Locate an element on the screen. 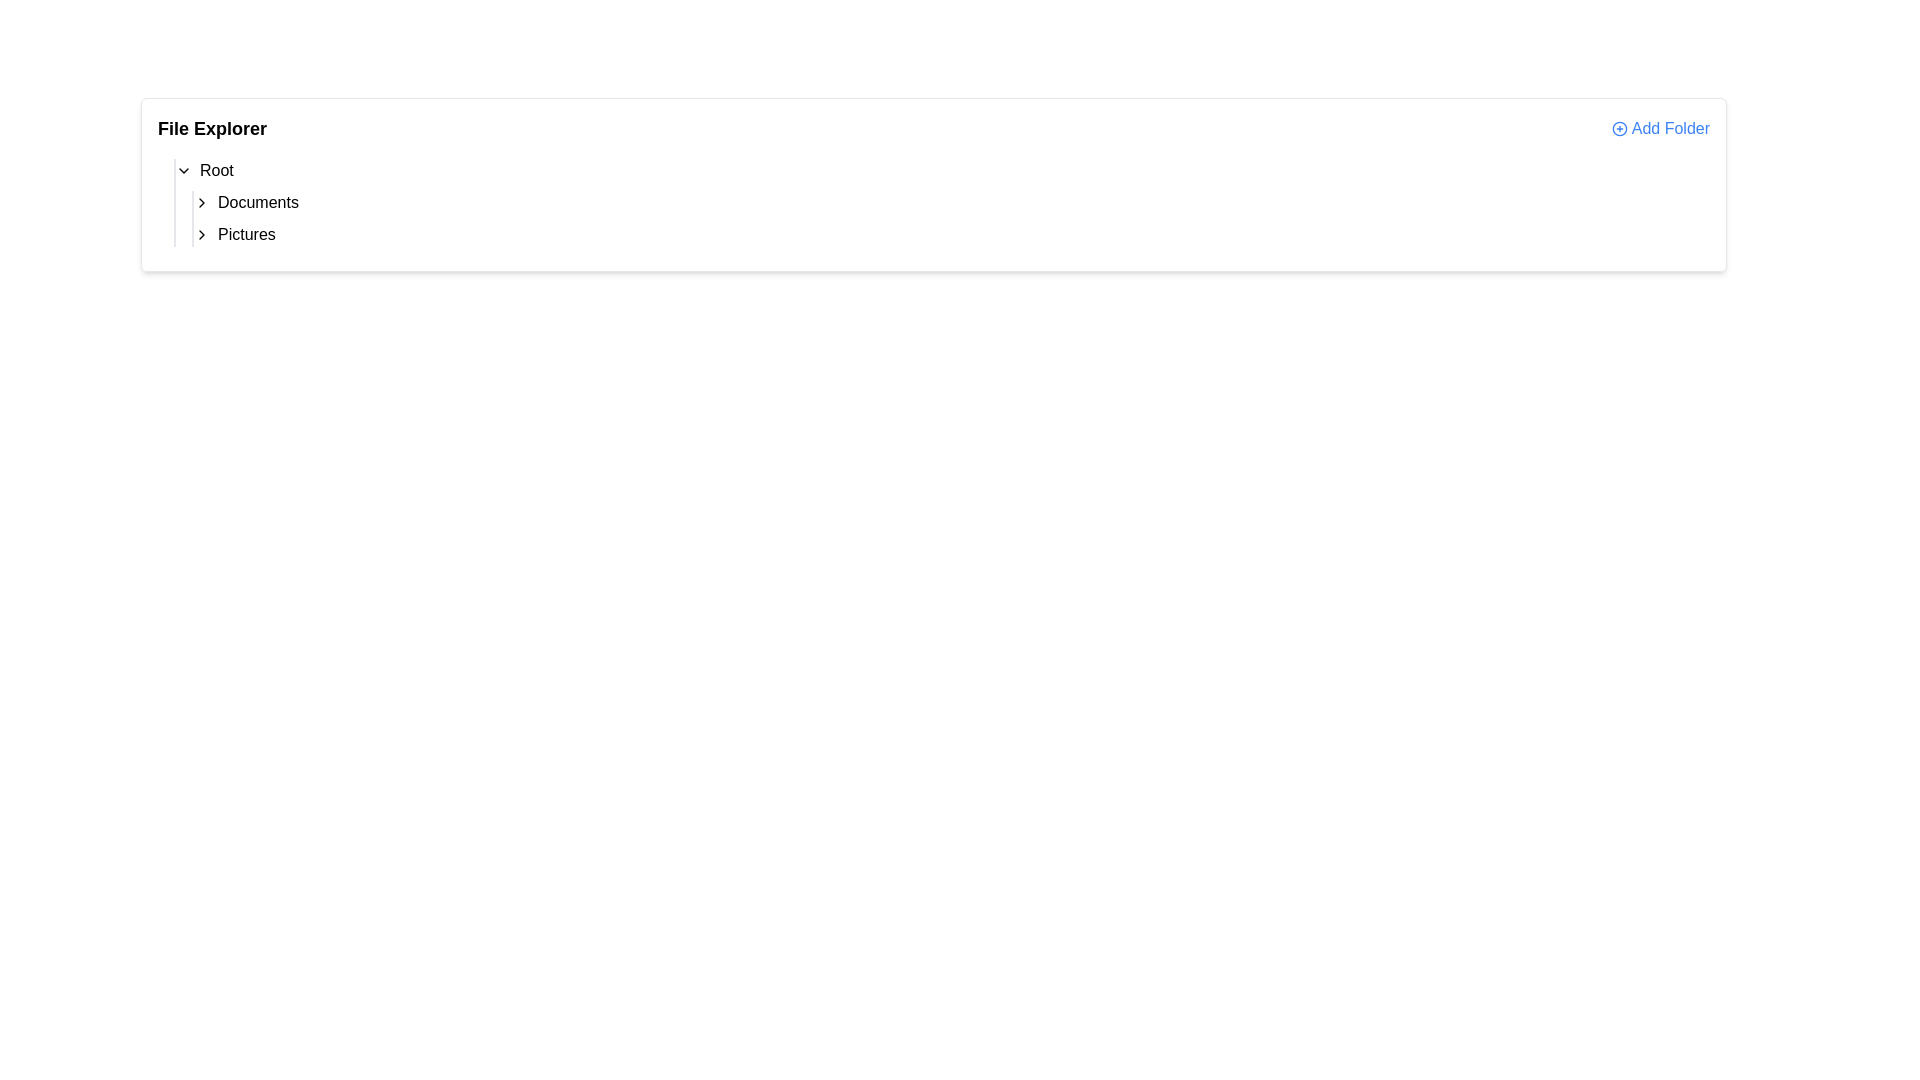 This screenshot has height=1080, width=1920. the Dropdown indicator icon located next to the 'Root' text label in the file explorer UI is located at coordinates (183, 169).